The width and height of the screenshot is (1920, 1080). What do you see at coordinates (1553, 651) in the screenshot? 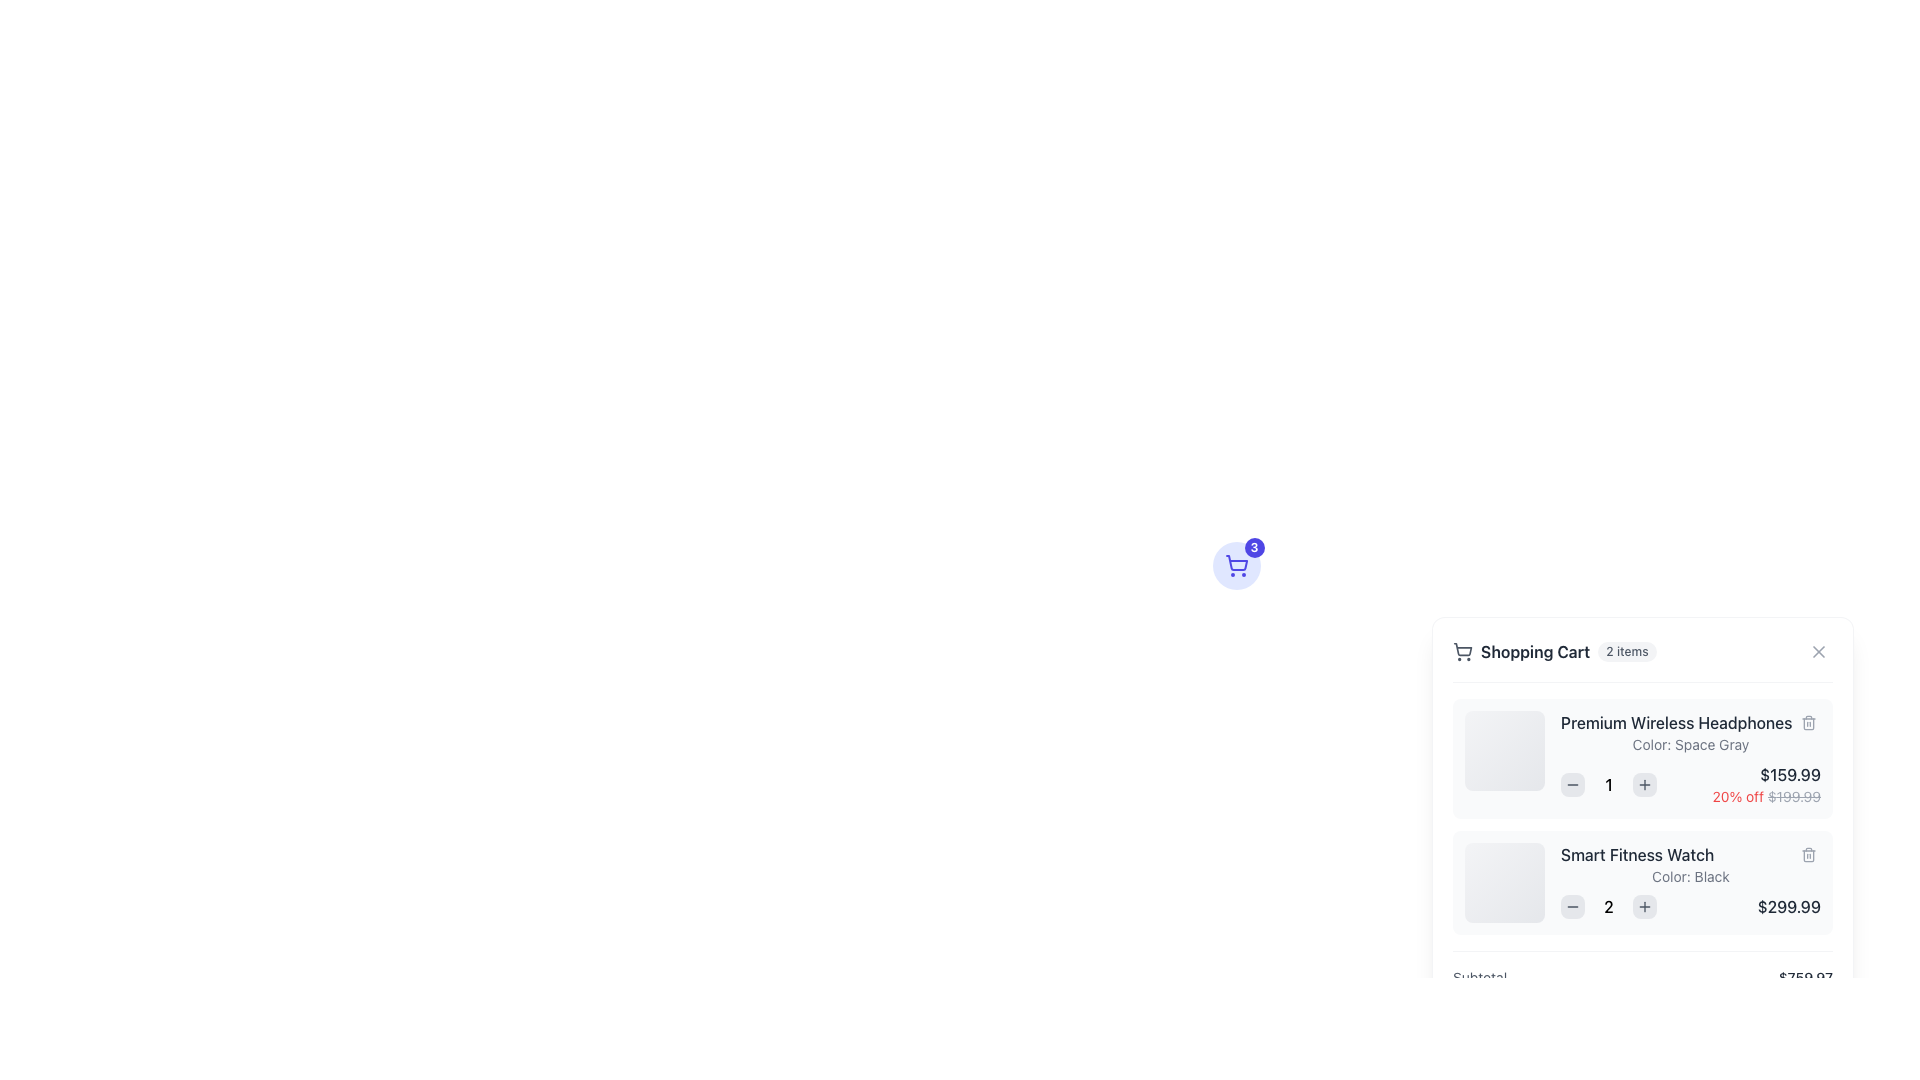
I see `the text element indicating the shopping cart, which includes a badge showing '2 items' and is located at the top-left corner of the cart display area` at bounding box center [1553, 651].